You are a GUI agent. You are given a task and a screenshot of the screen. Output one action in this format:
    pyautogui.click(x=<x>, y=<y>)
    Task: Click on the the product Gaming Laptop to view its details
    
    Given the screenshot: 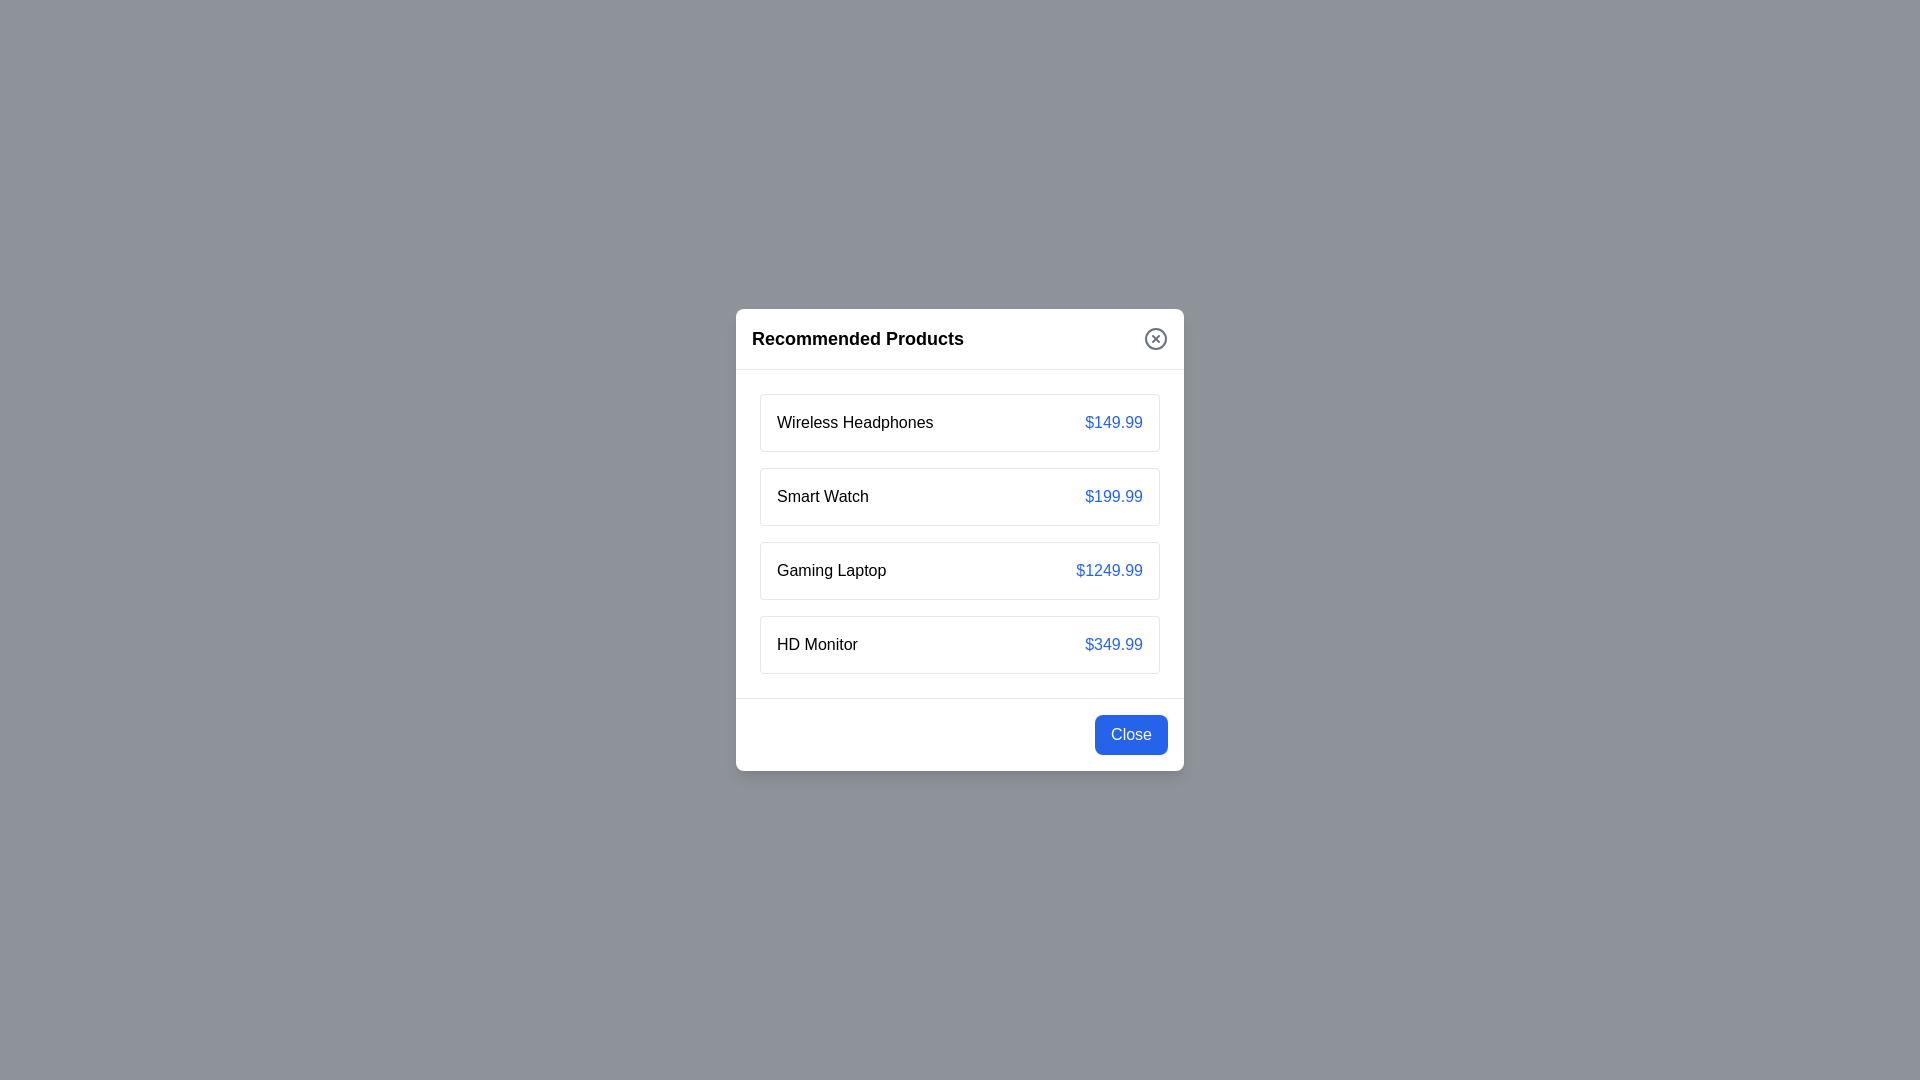 What is the action you would take?
    pyautogui.click(x=831, y=570)
    